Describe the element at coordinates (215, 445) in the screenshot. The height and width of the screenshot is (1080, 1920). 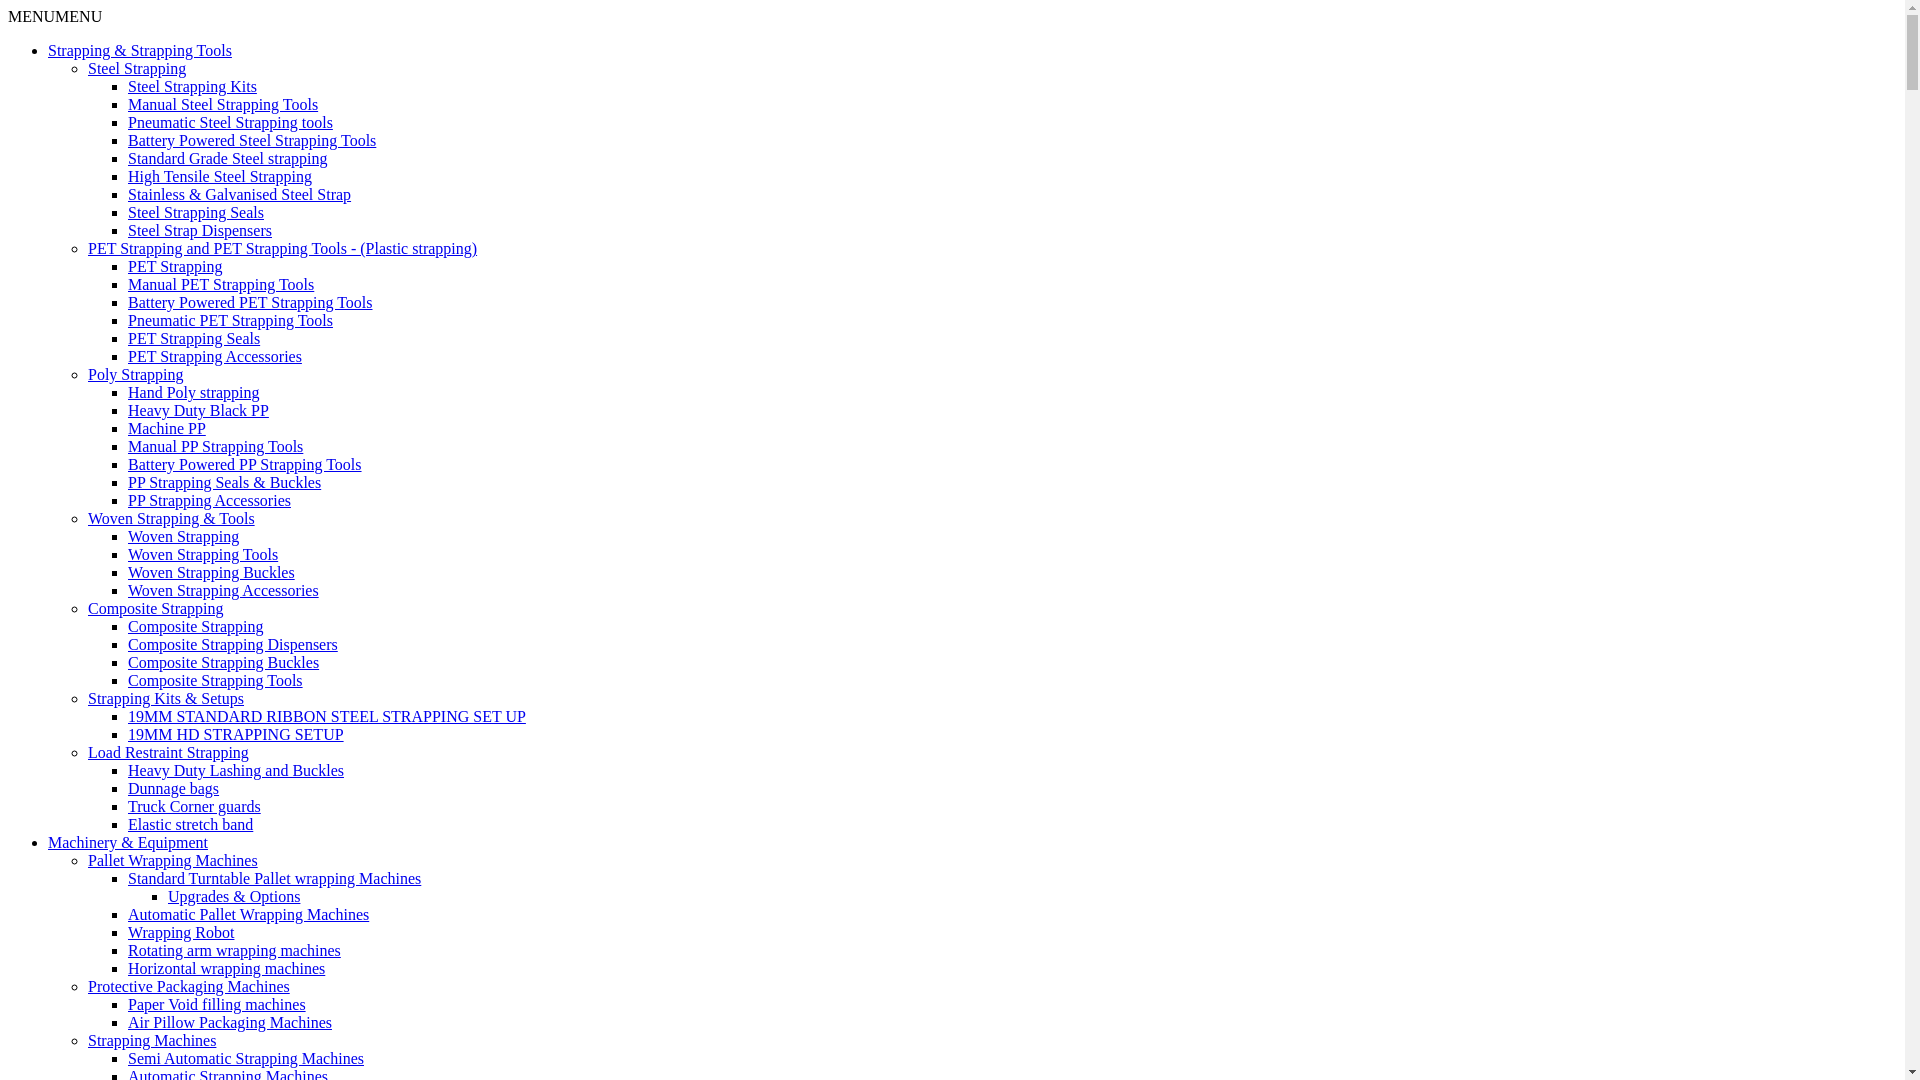
I see `'Manual PP Strapping Tools'` at that location.